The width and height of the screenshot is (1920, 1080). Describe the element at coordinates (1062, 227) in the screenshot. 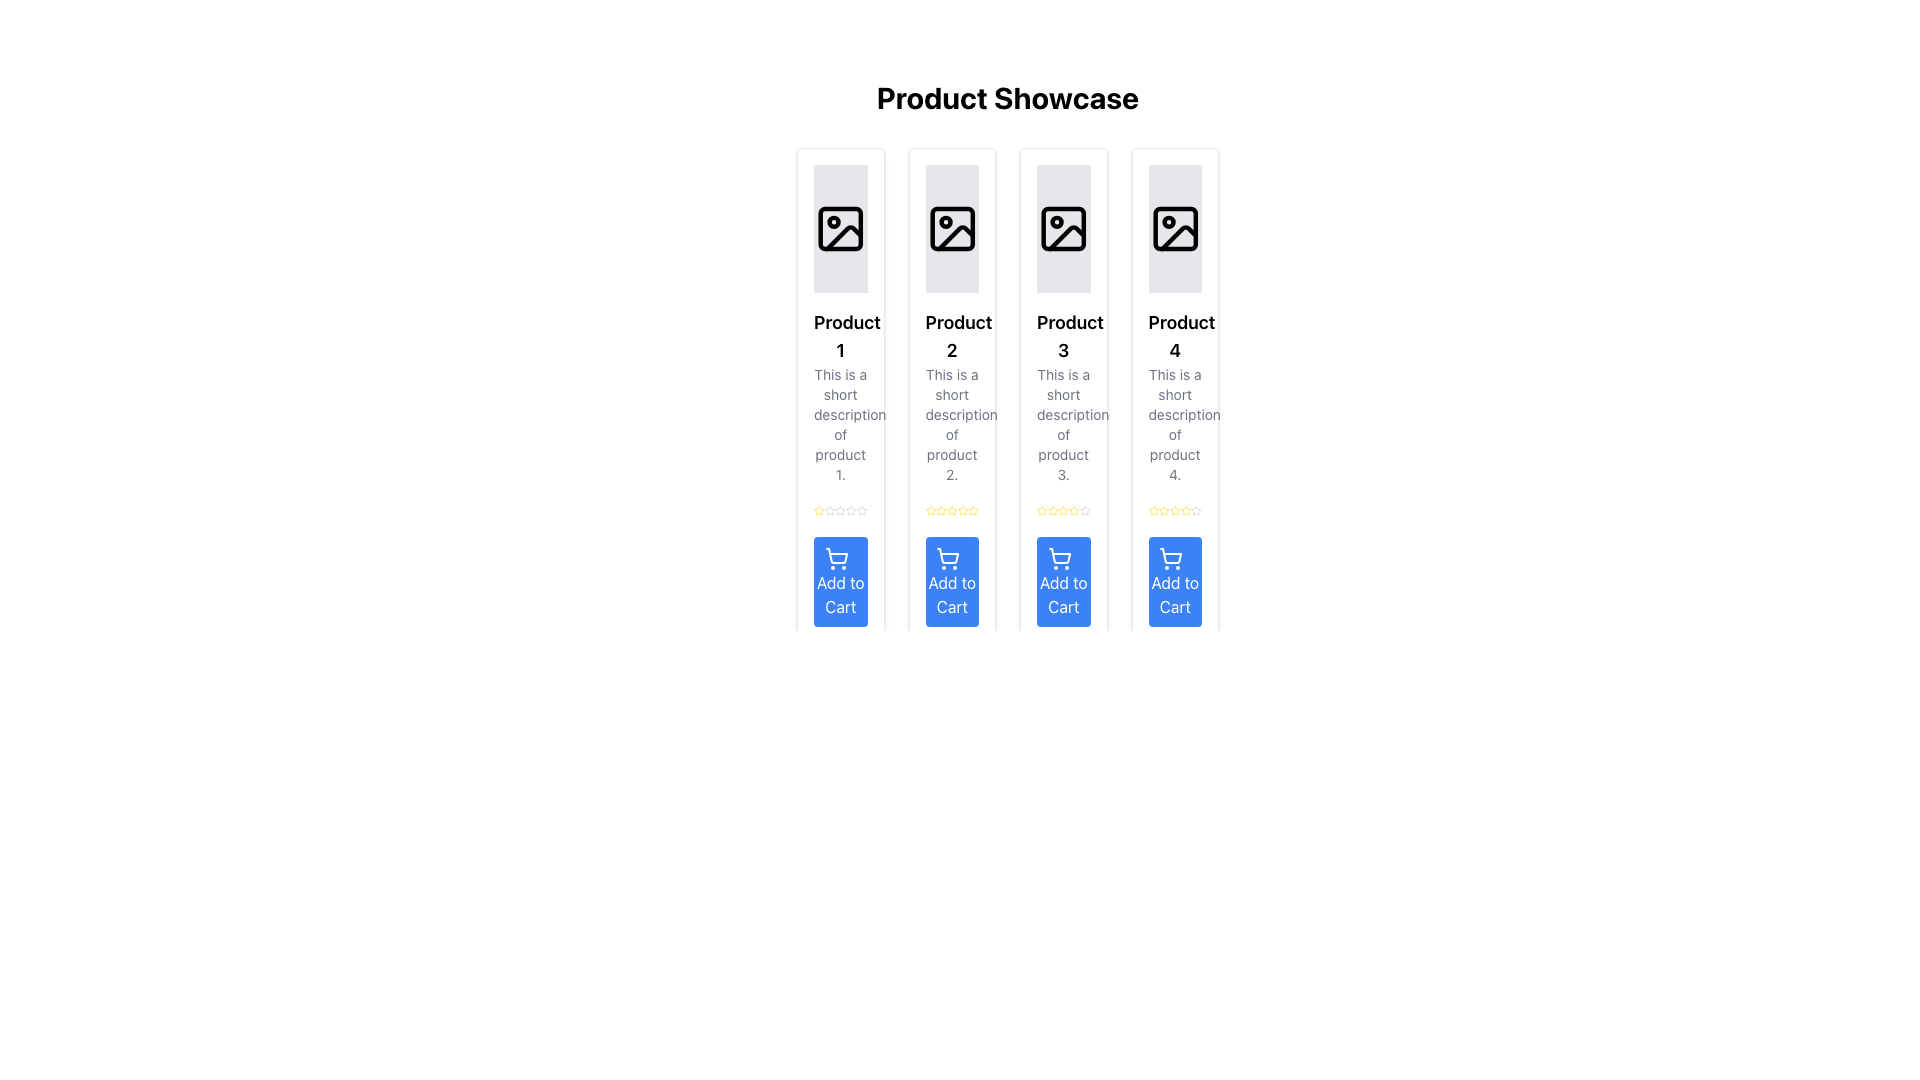

I see `the graphic placeholder element for 'Product 3', which is located near the top-left corner of the image representation` at that location.